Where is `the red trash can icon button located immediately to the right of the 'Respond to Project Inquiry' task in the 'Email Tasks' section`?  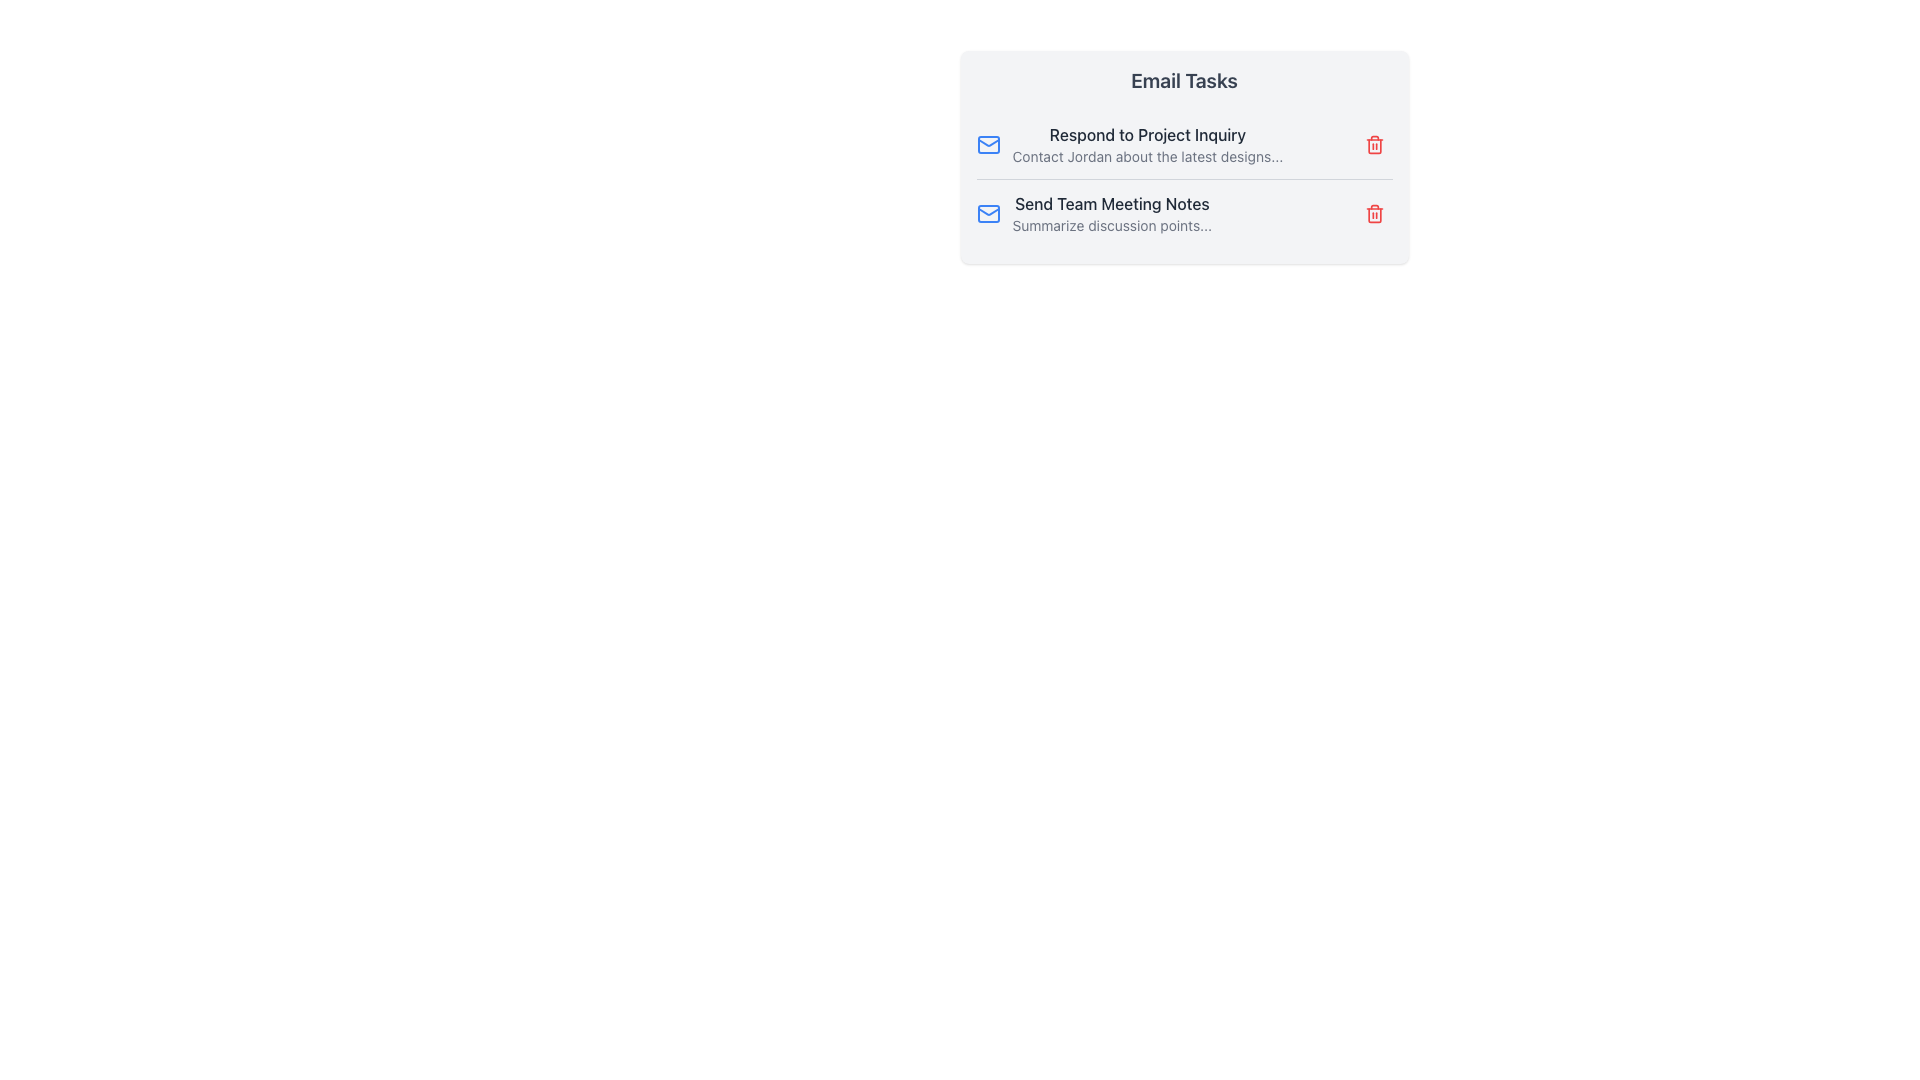
the red trash can icon button located immediately to the right of the 'Respond to Project Inquiry' task in the 'Email Tasks' section is located at coordinates (1373, 144).